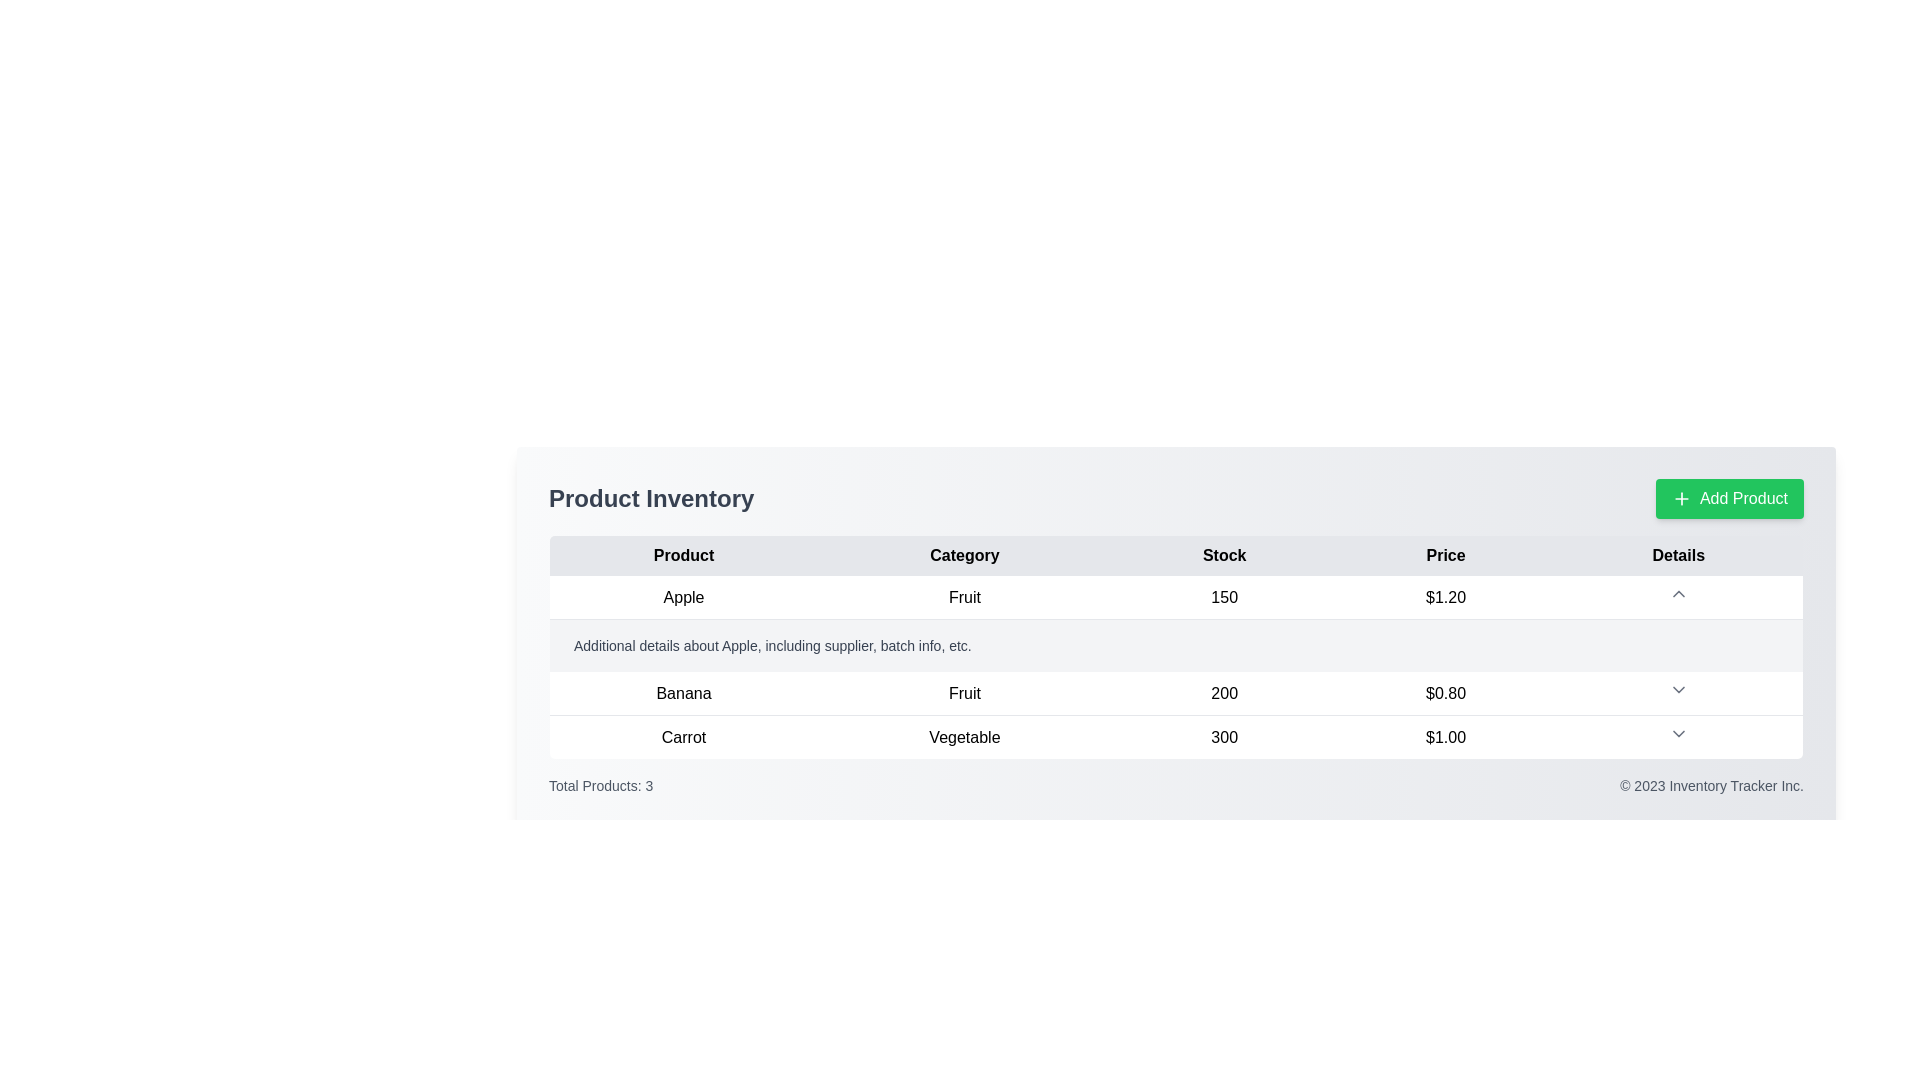  Describe the element at coordinates (964, 737) in the screenshot. I see `the 'Vegetable' text label in the 'Product Inventory' table, which is located under the 'Category' column for the 'Carrot' product` at that location.